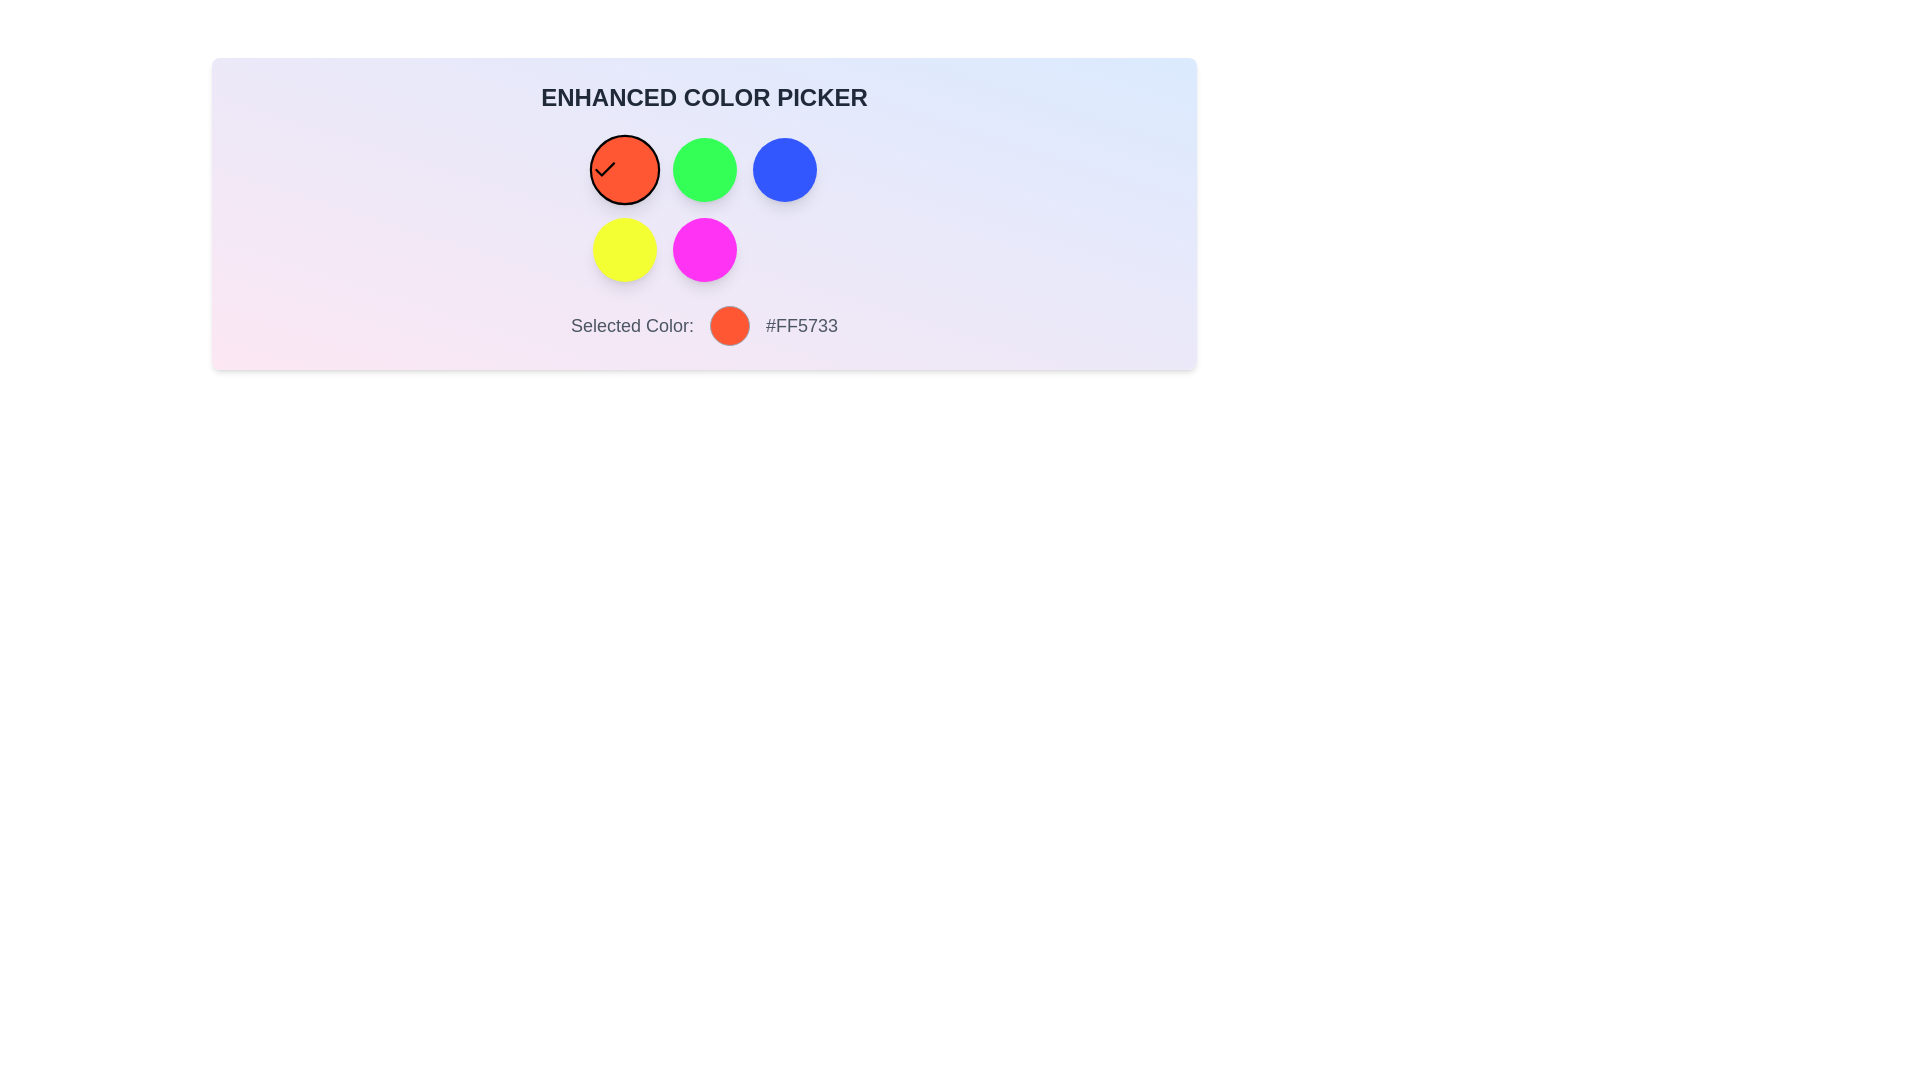 The width and height of the screenshot is (1920, 1080). Describe the element at coordinates (704, 325) in the screenshot. I see `the currently selected color displayed in the informational component located at the bottom center of the interface, which shows the label, visual representation, and hexadecimal code` at that location.